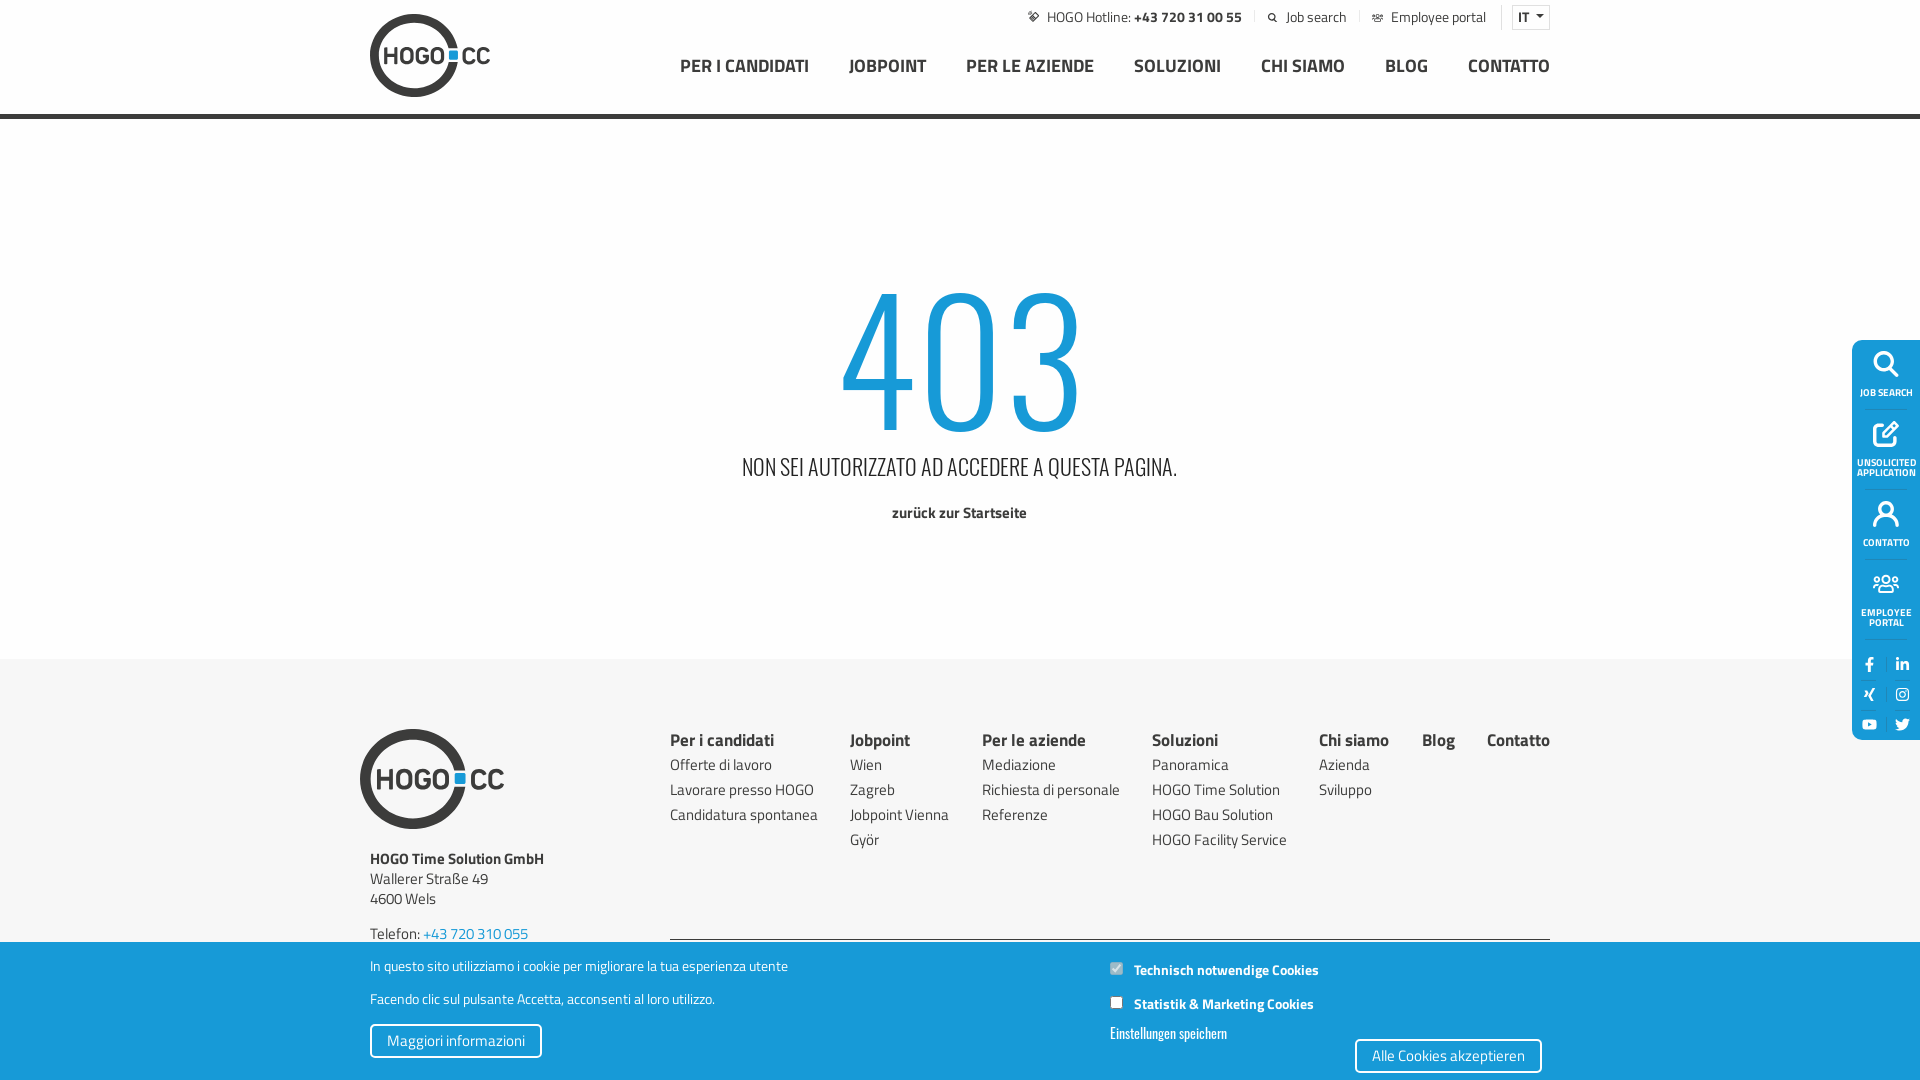 This screenshot has height=1080, width=1920. Describe the element at coordinates (743, 78) in the screenshot. I see `'PER I CANDIDATI'` at that location.